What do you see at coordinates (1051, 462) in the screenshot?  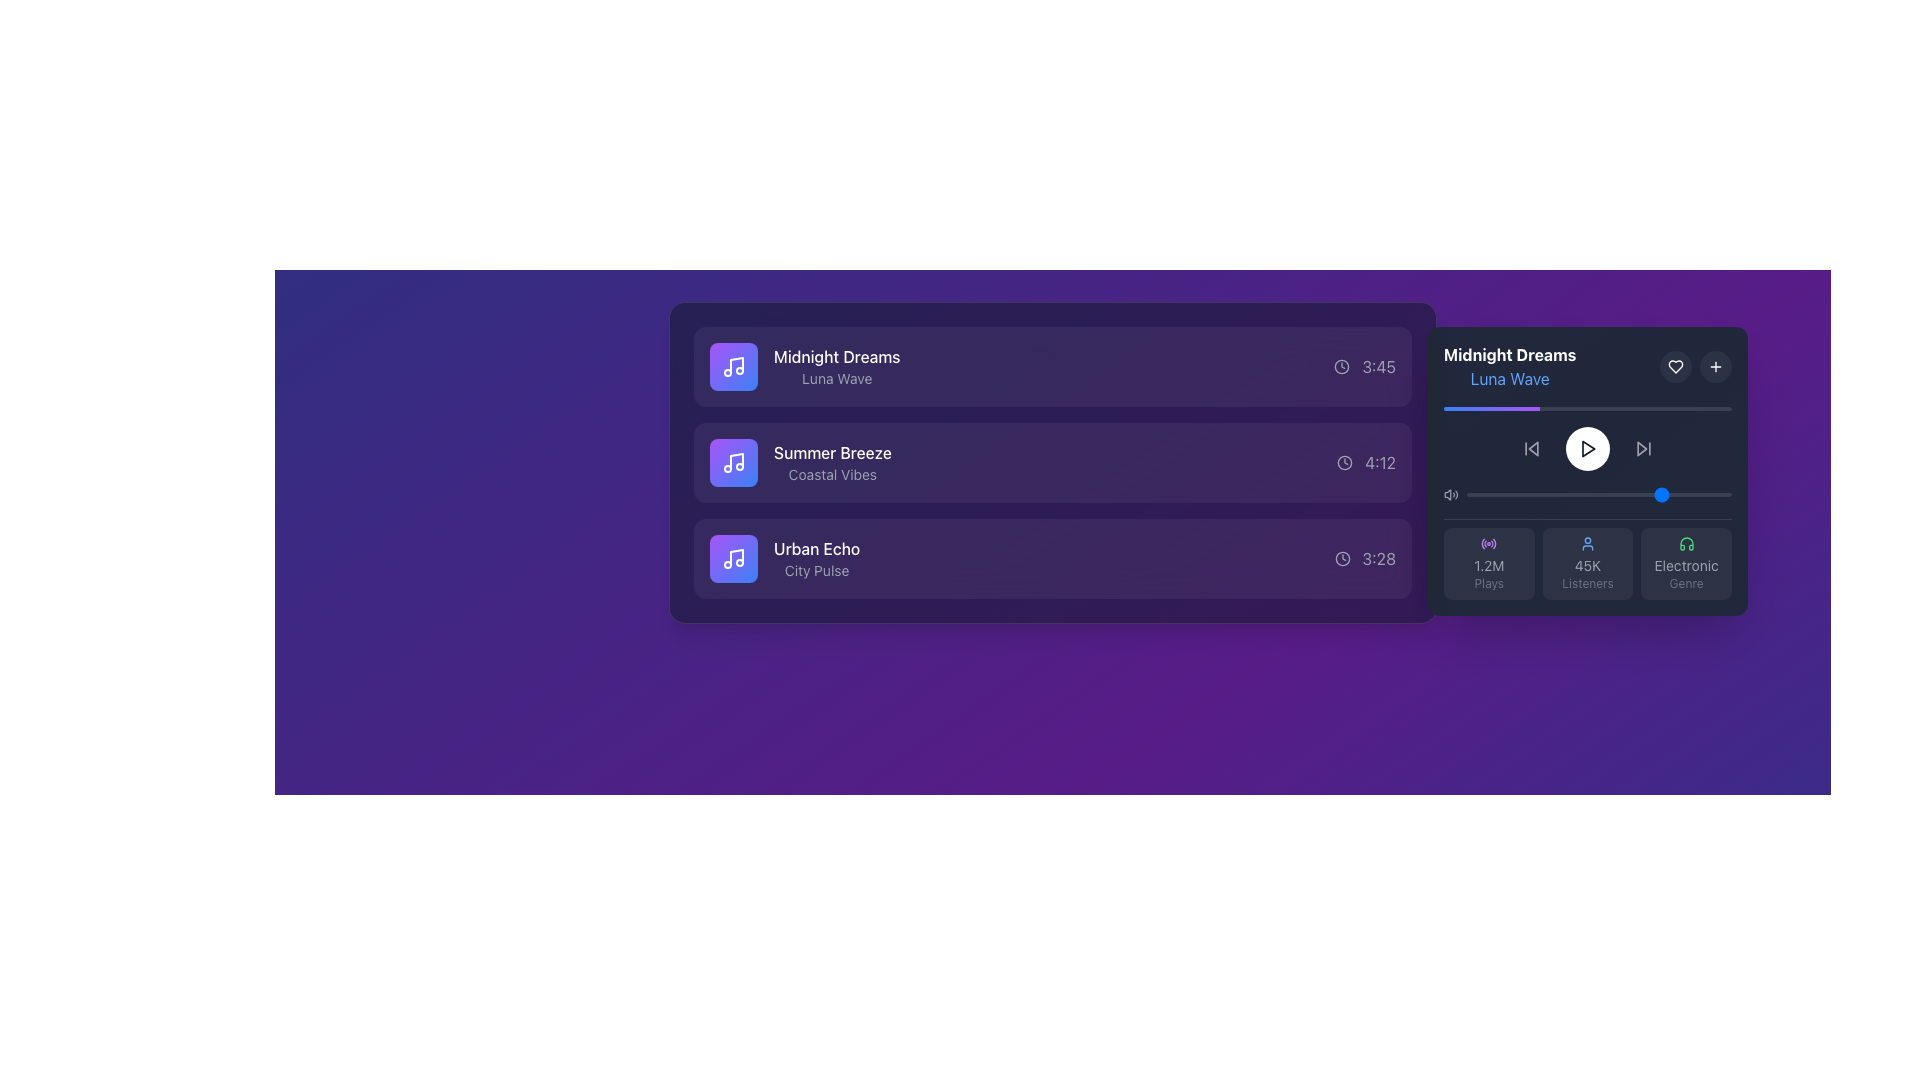 I see `the music track card titled 'Summer Breeze' with a purple background, which is the second card in a vertical list of three cards` at bounding box center [1051, 462].